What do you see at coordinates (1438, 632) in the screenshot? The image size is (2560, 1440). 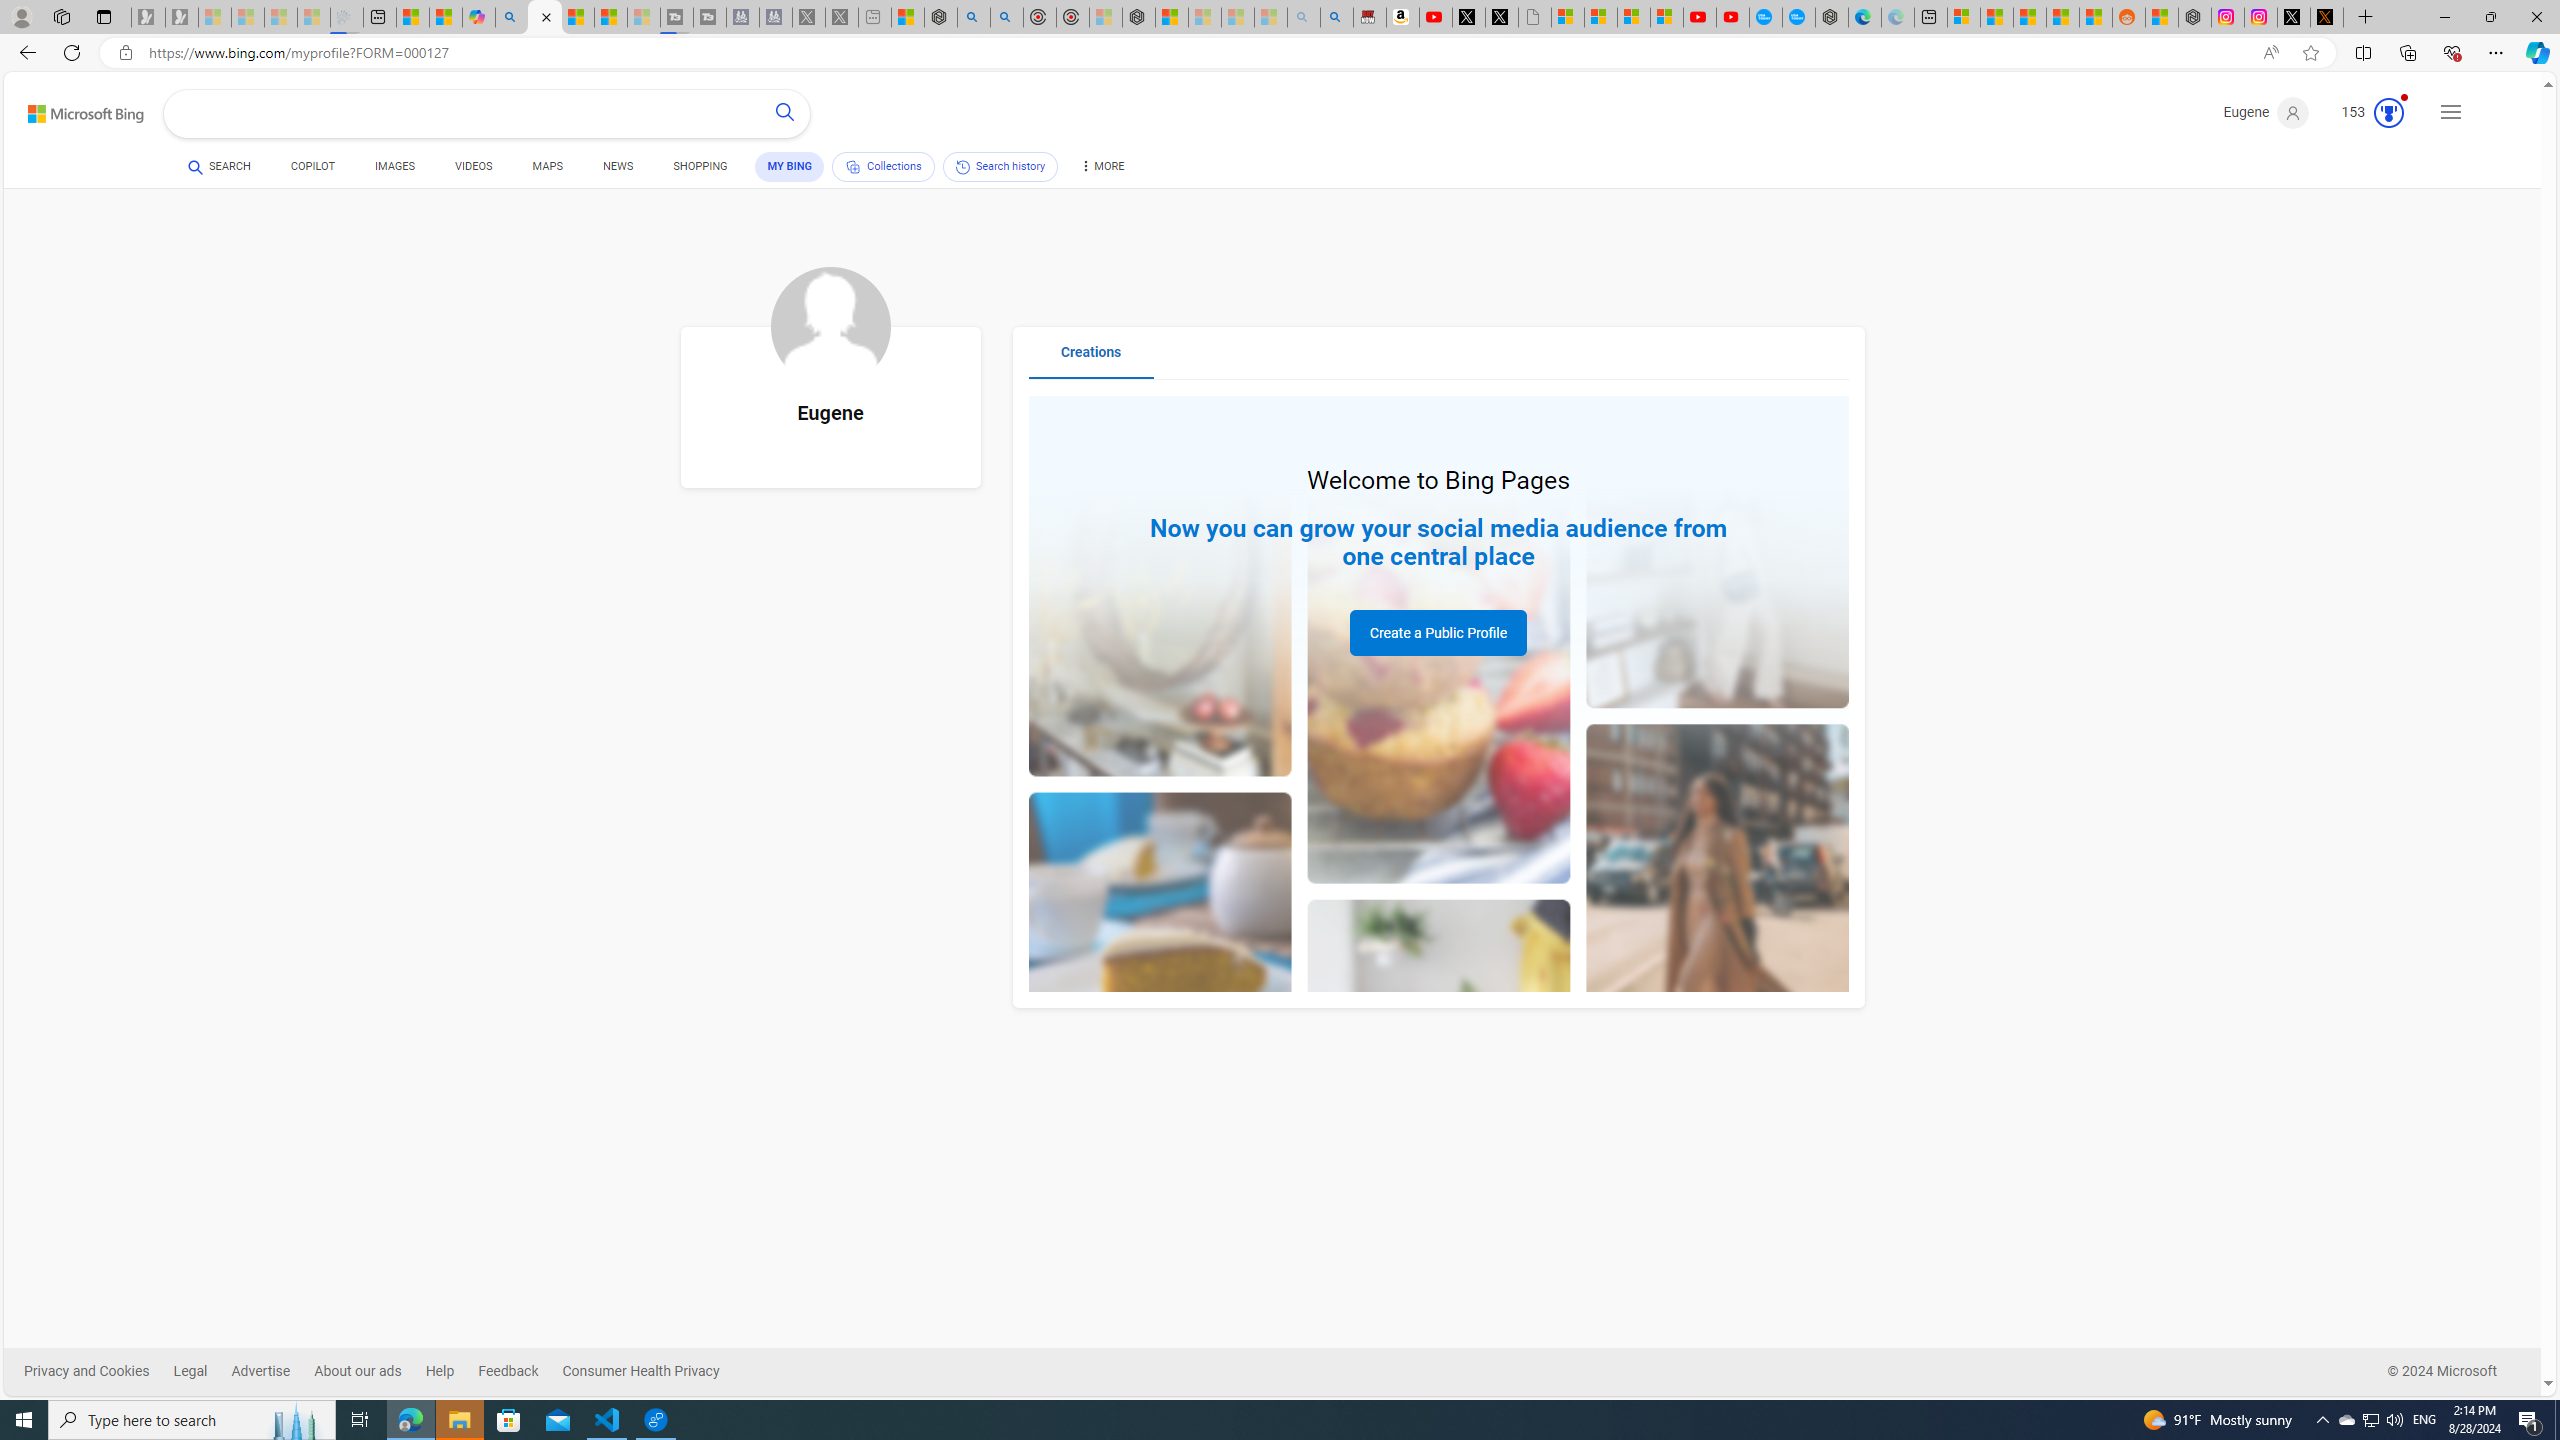 I see `'Create a Public Profile'` at bounding box center [1438, 632].